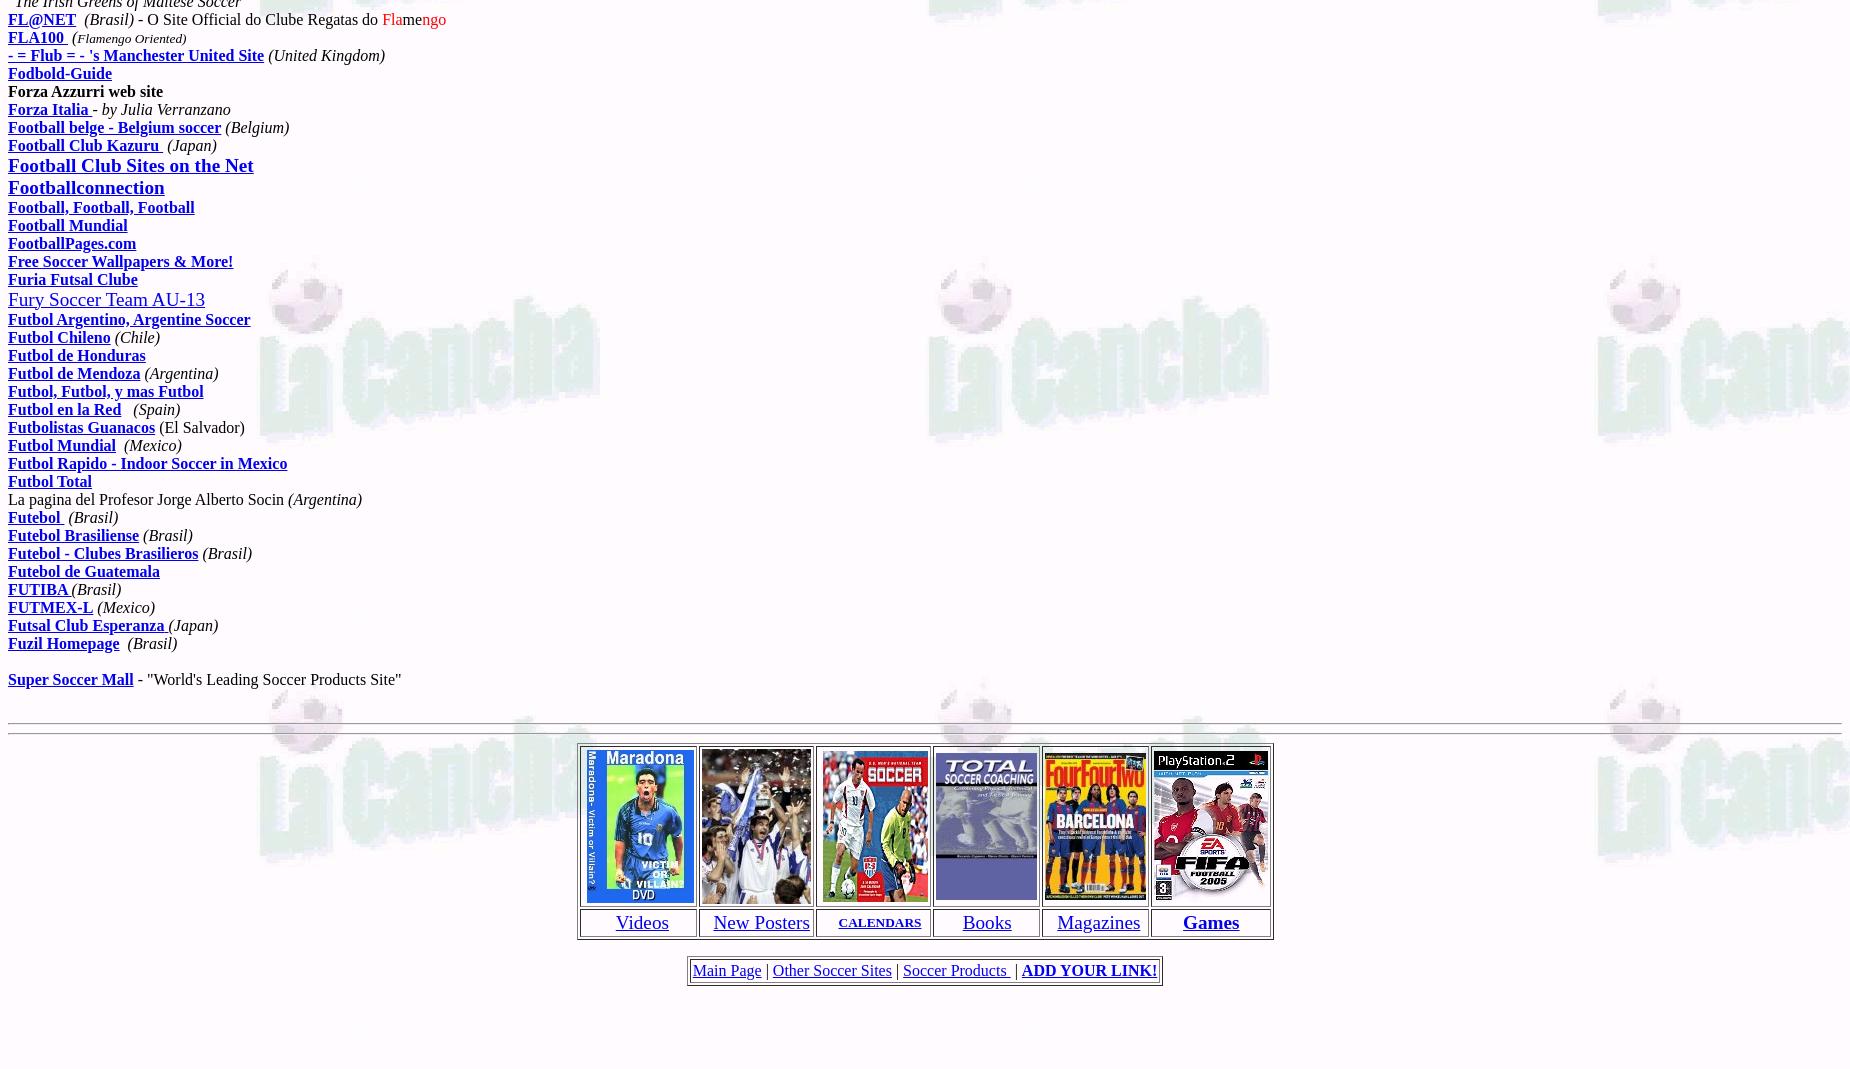 The height and width of the screenshot is (1069, 1850). What do you see at coordinates (130, 36) in the screenshot?
I see `'Flamengo
Oriented)'` at bounding box center [130, 36].